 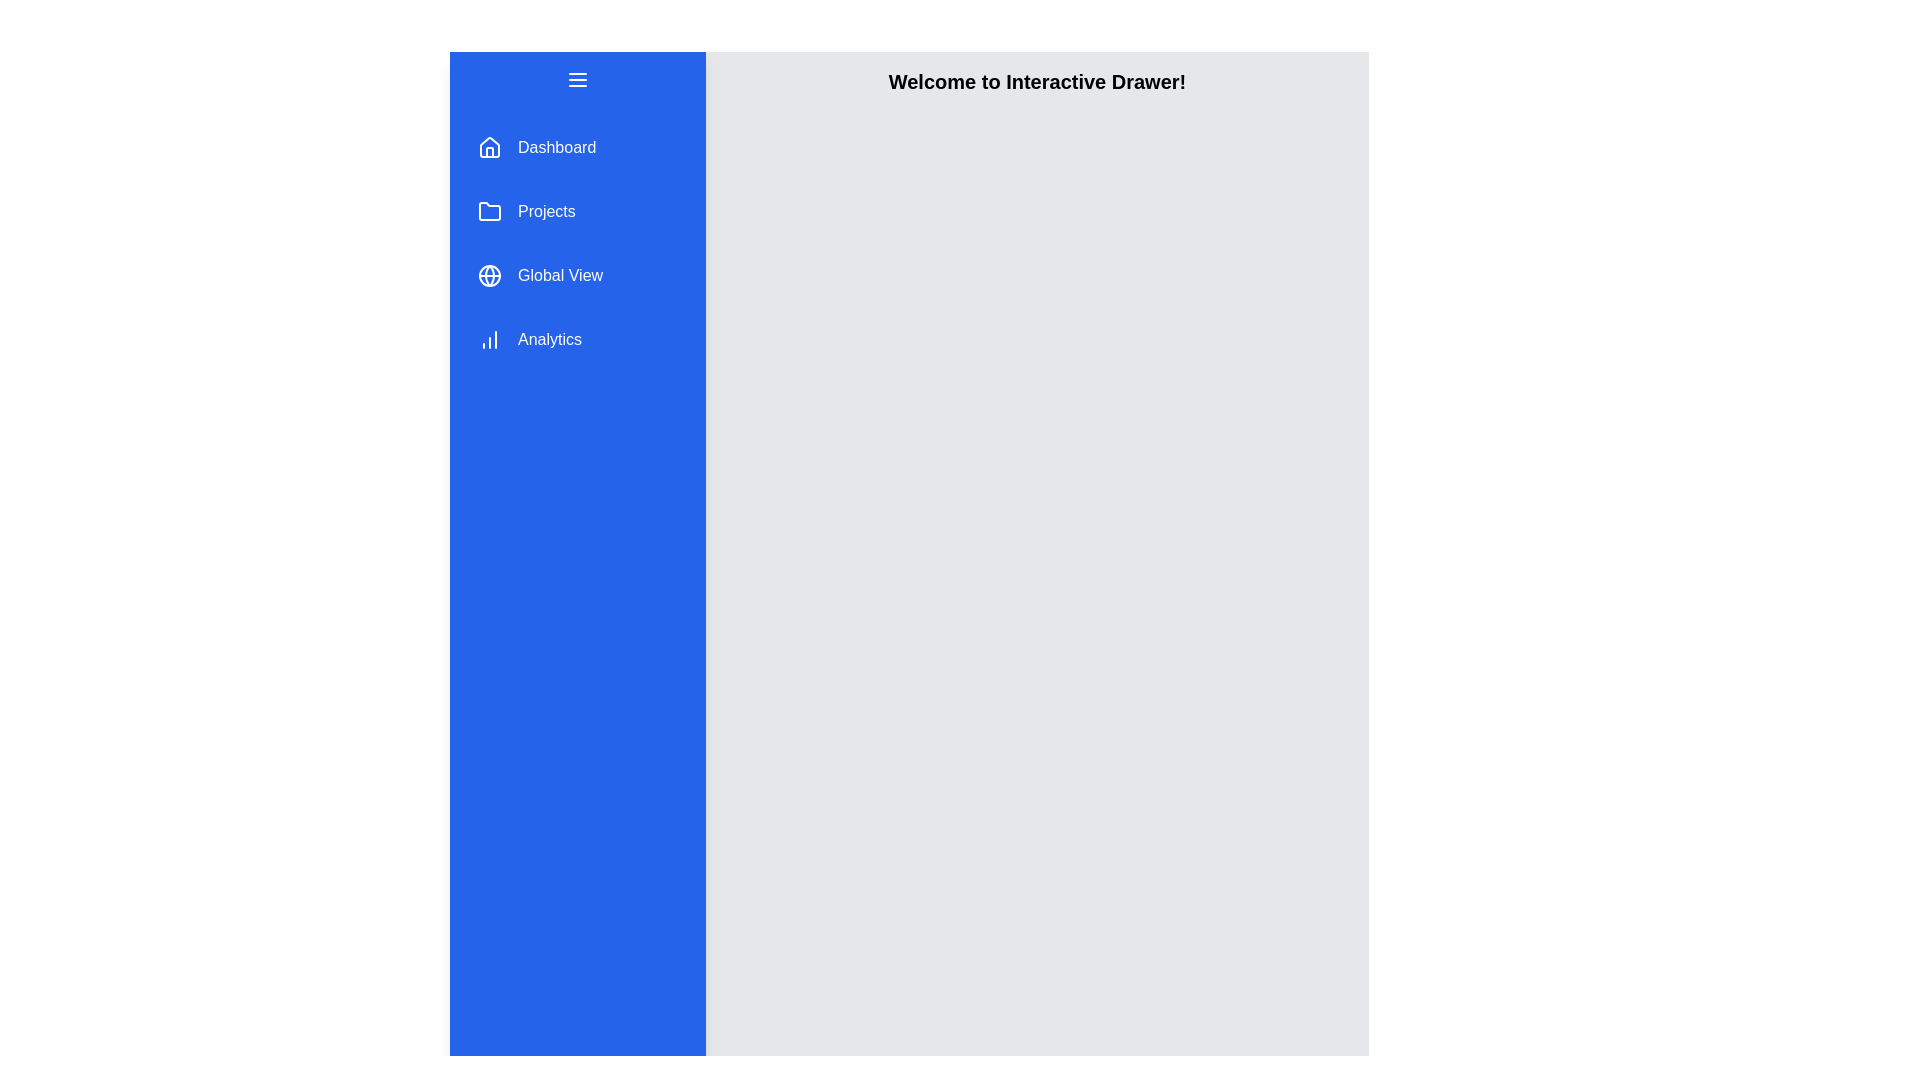 I want to click on the 'Welcome to Interactive Drawer!' text displayed in the main content area, so click(x=1037, y=80).